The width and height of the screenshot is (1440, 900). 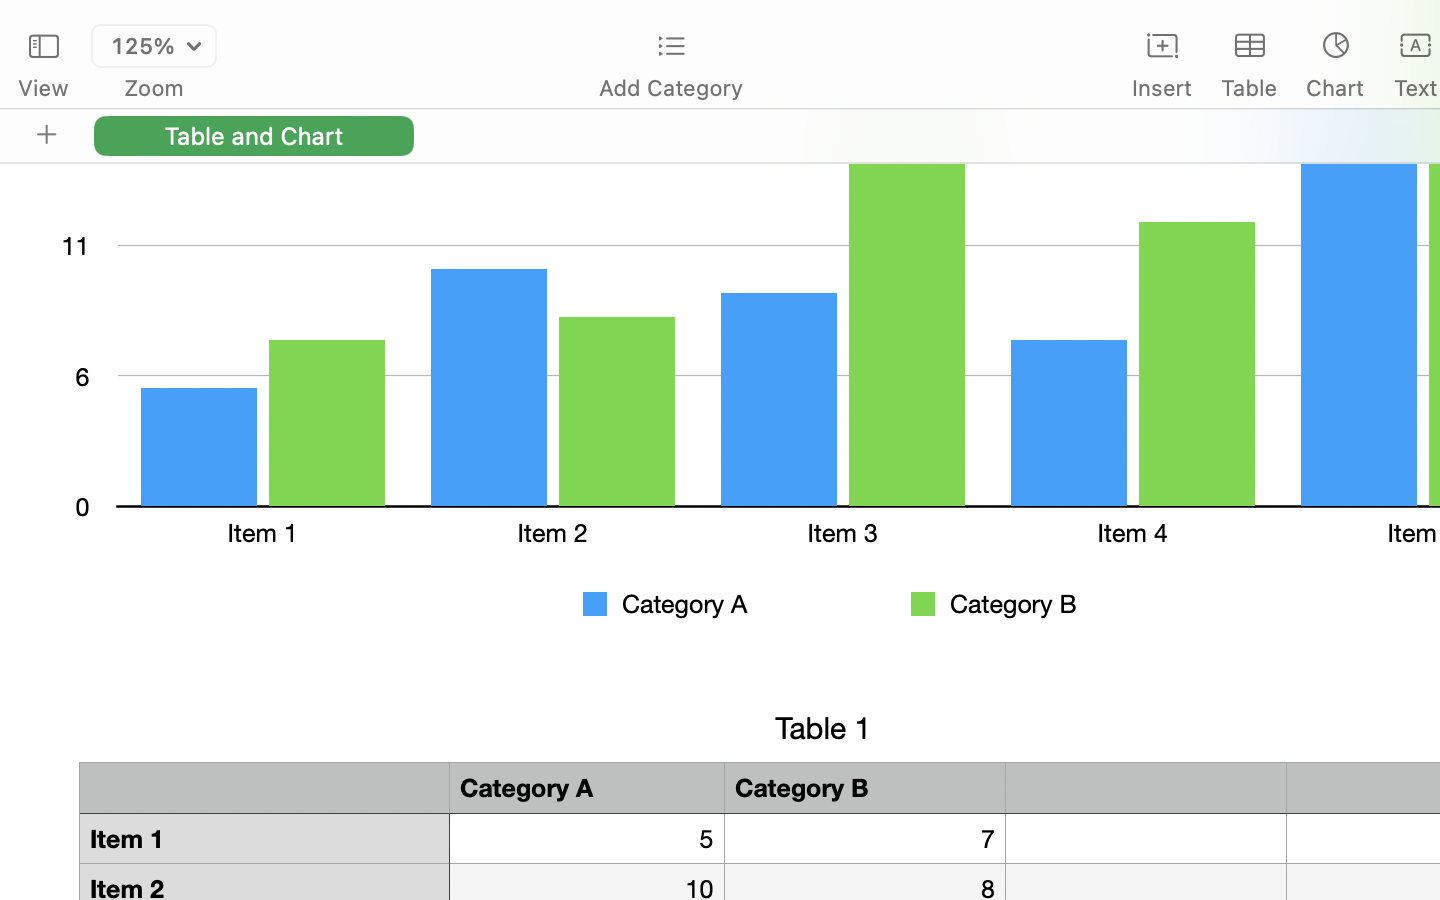 I want to click on 'Add Category', so click(x=670, y=87).